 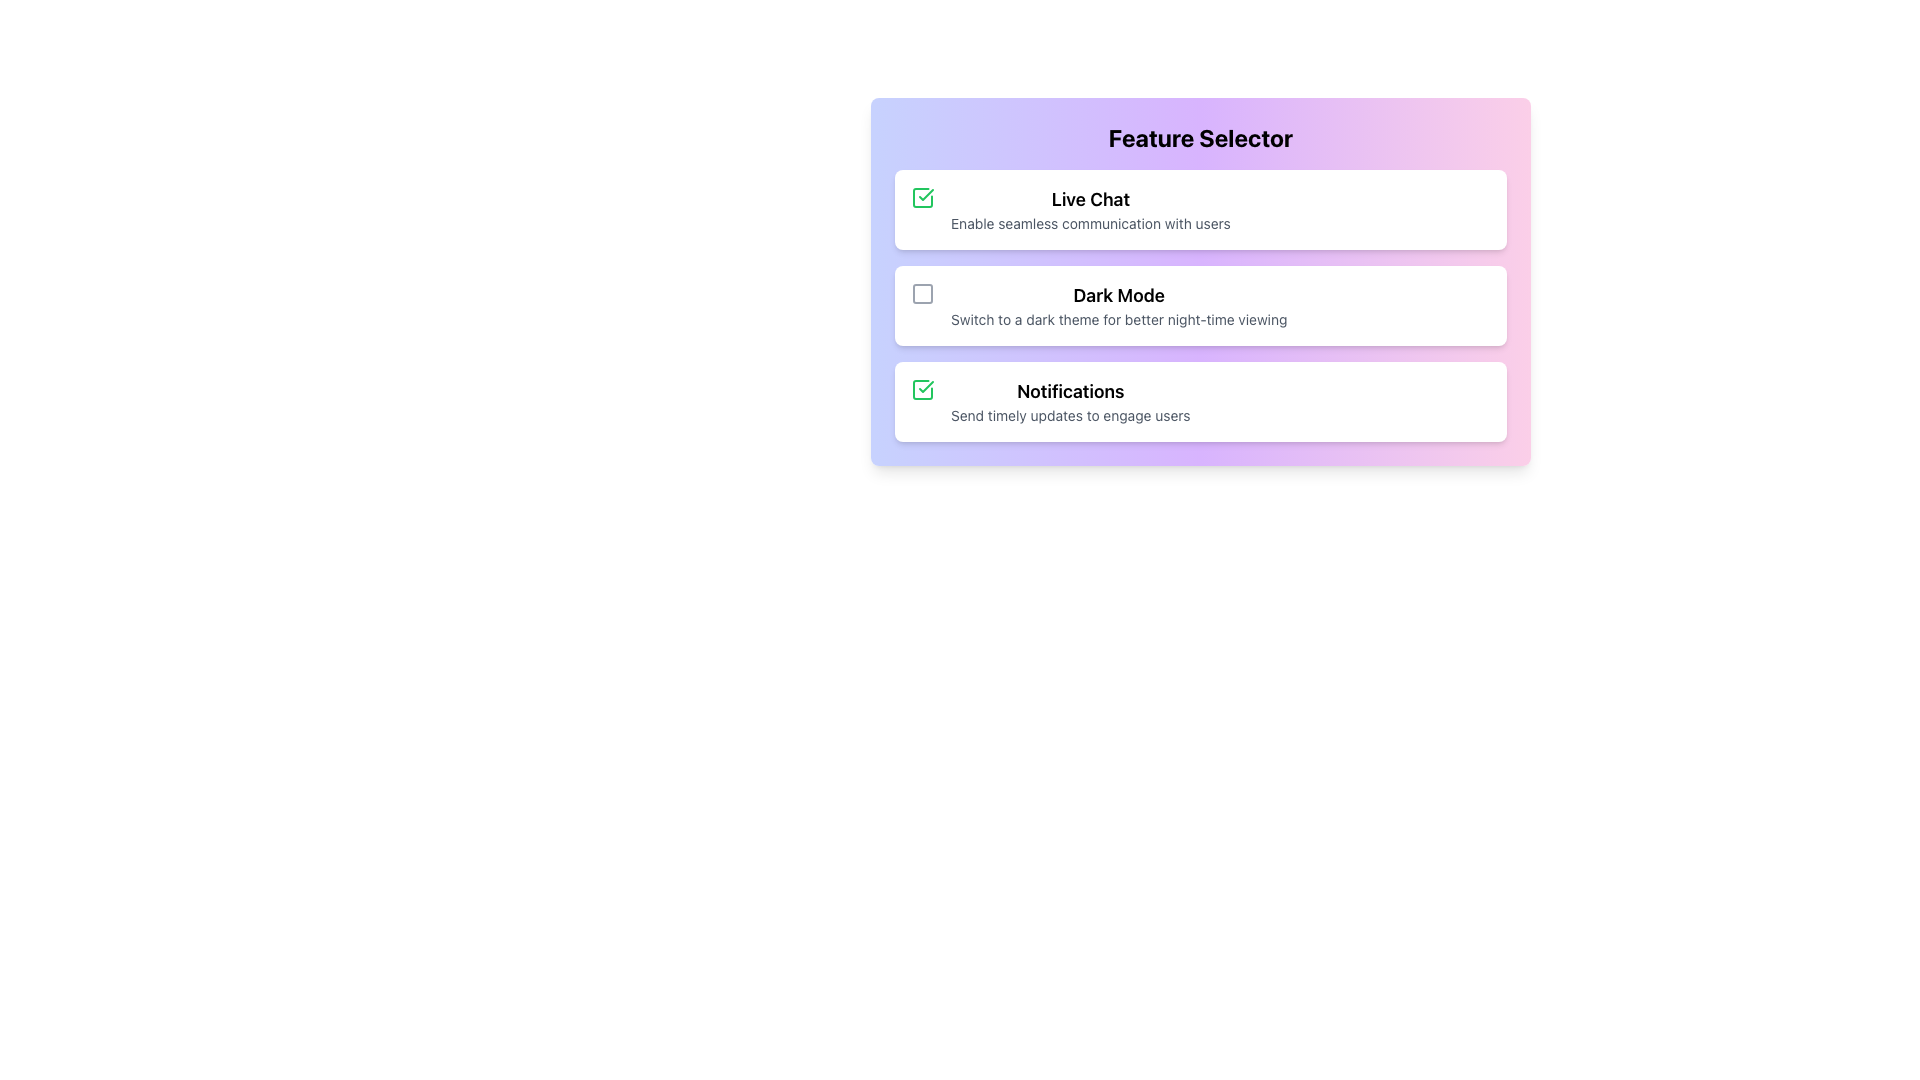 I want to click on the 'Notifications' text label, which is styled in bold and larger font, indicating it is a header within the Notifications section of the feature selector list, so click(x=1069, y=392).